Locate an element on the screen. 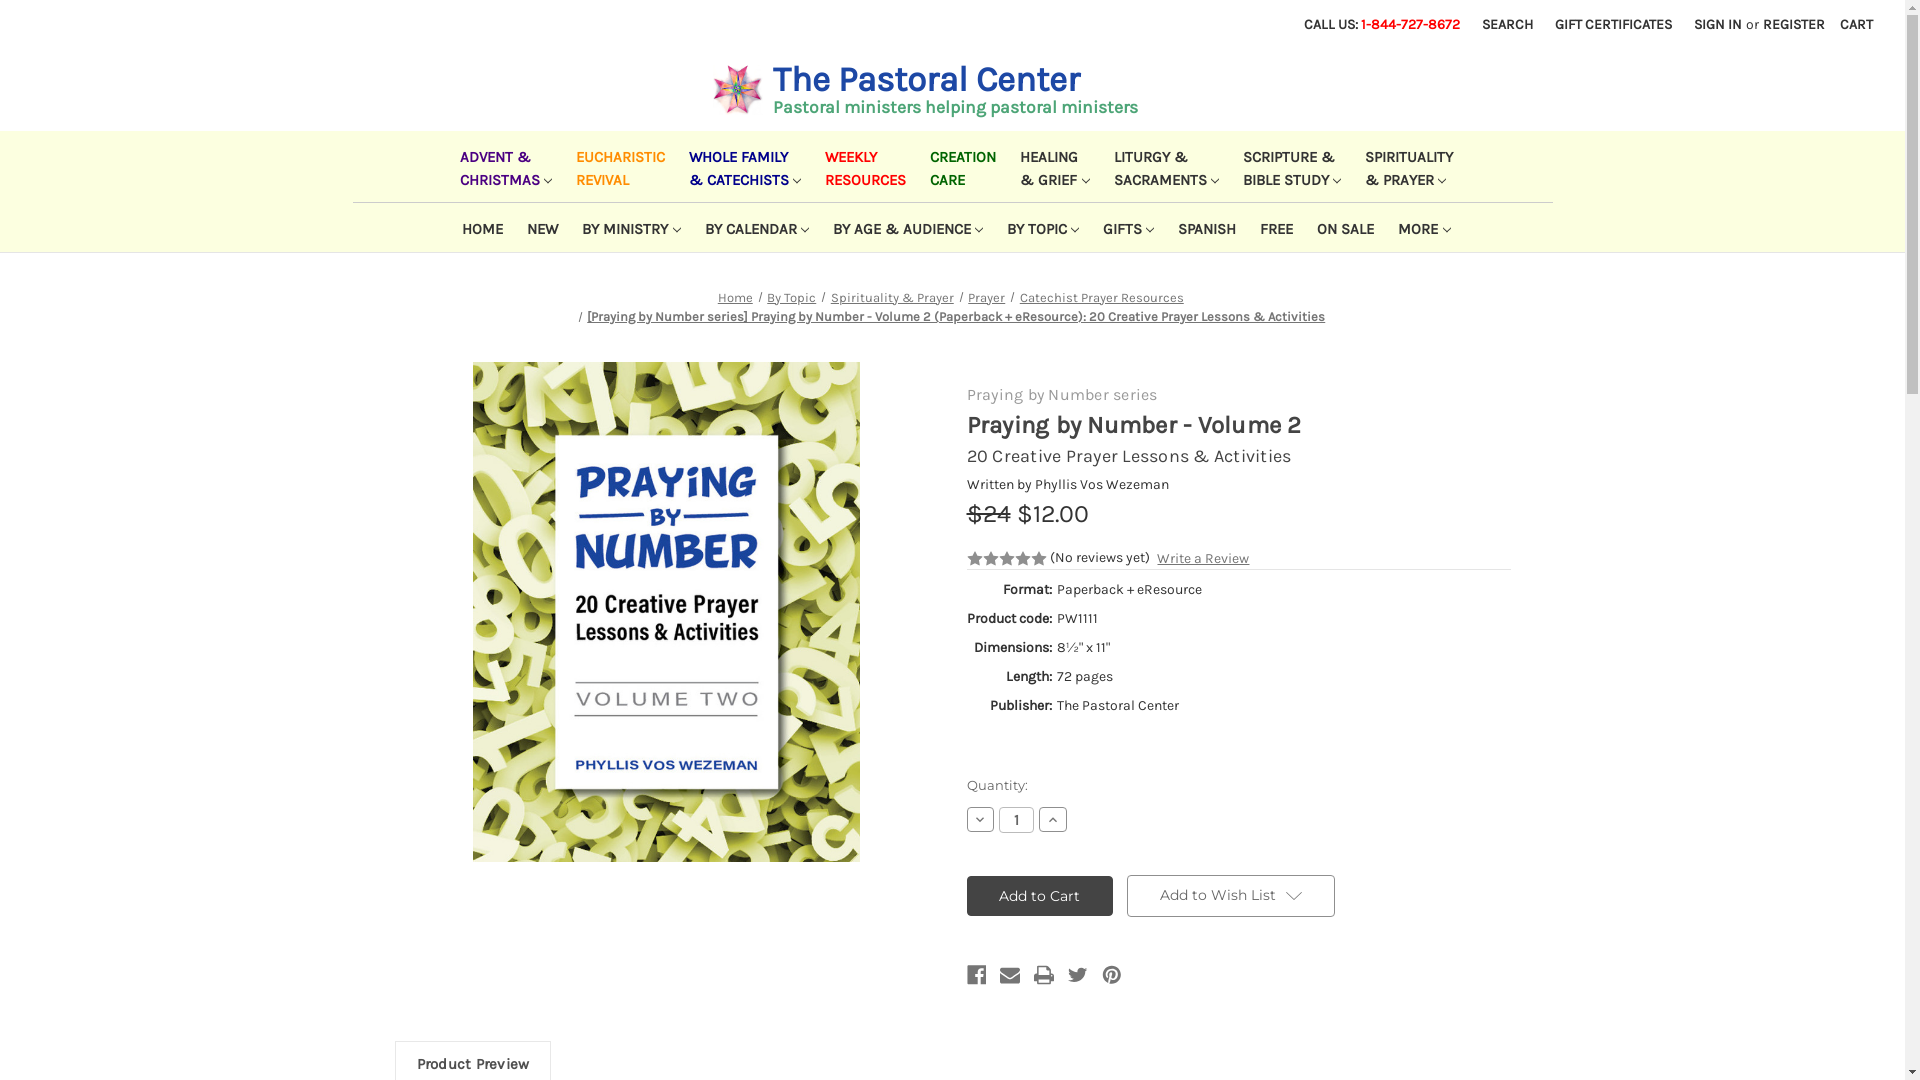 The height and width of the screenshot is (1080, 1920). 'BY CALENDAR' is located at coordinates (689, 226).